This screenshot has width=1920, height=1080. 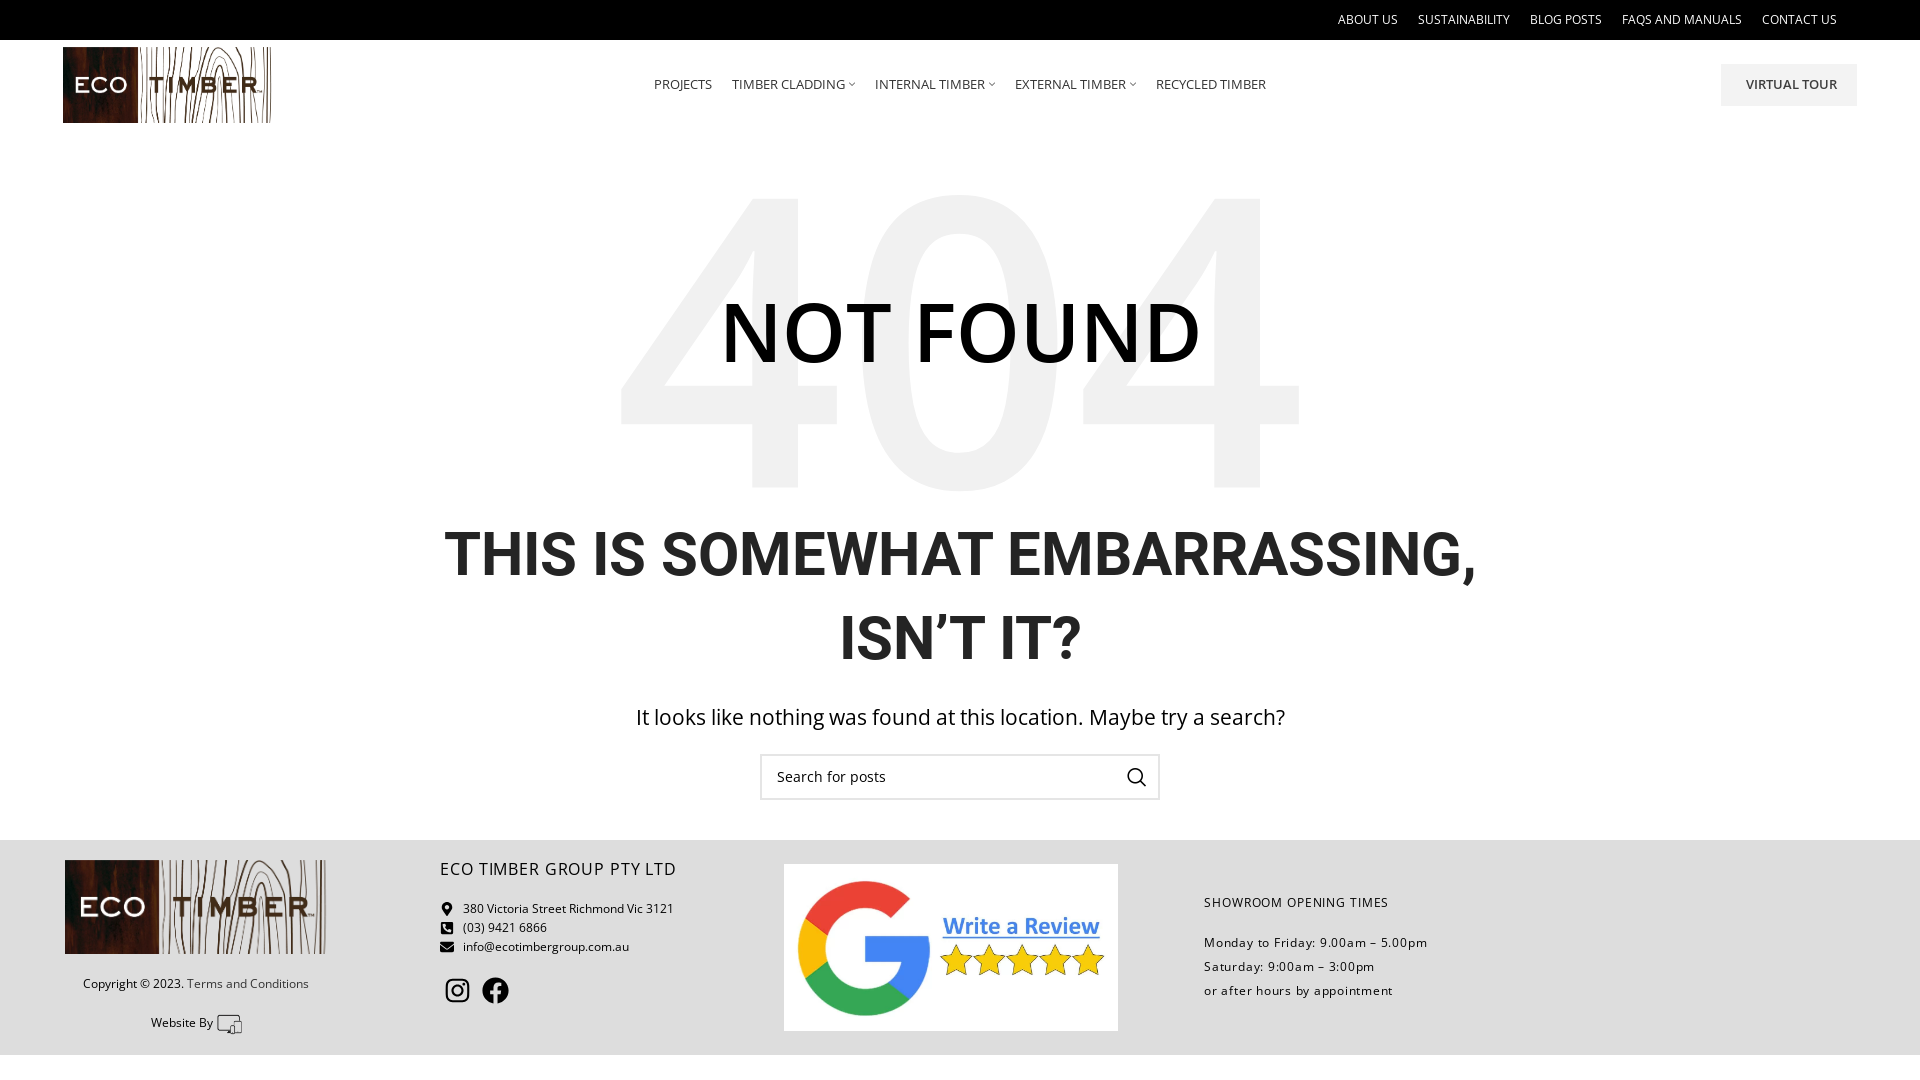 I want to click on 'ABOUT US', so click(x=1367, y=19).